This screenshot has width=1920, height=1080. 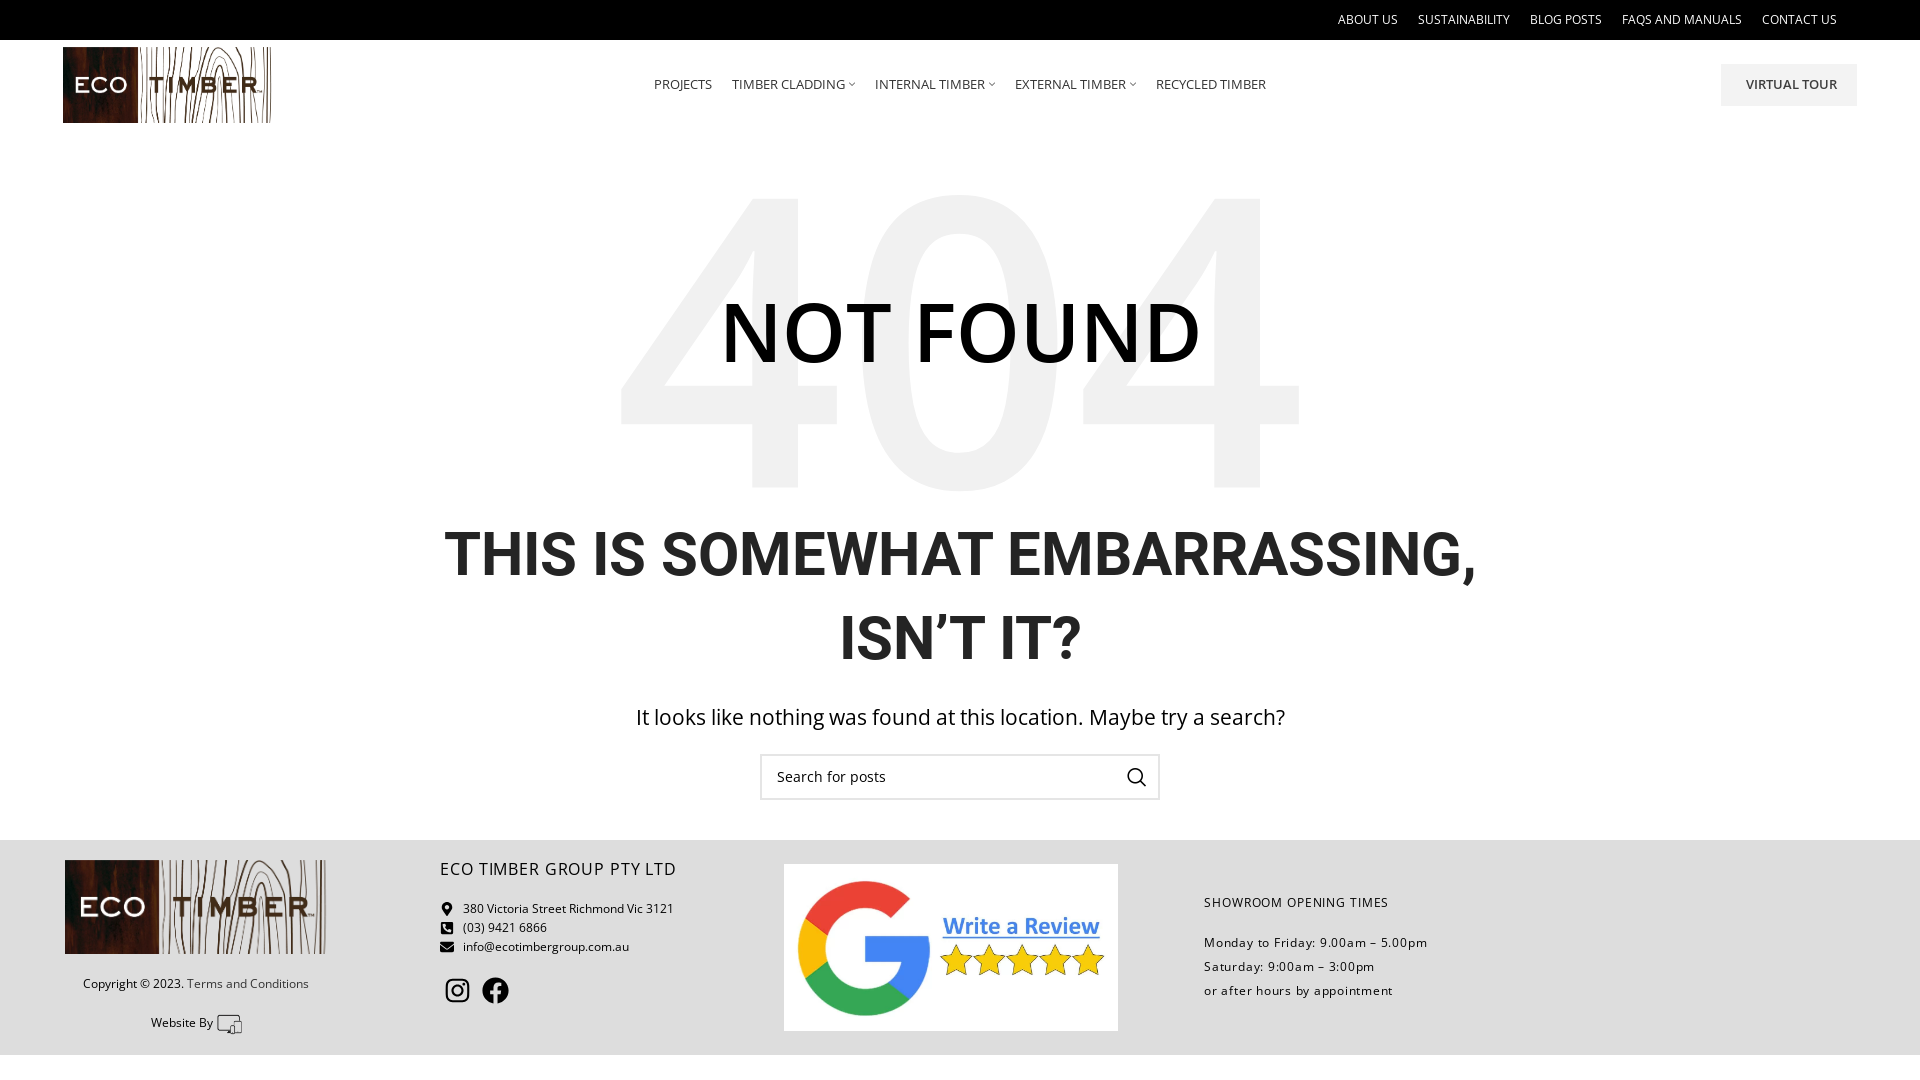 I want to click on 'ABOUT US', so click(x=1367, y=19).